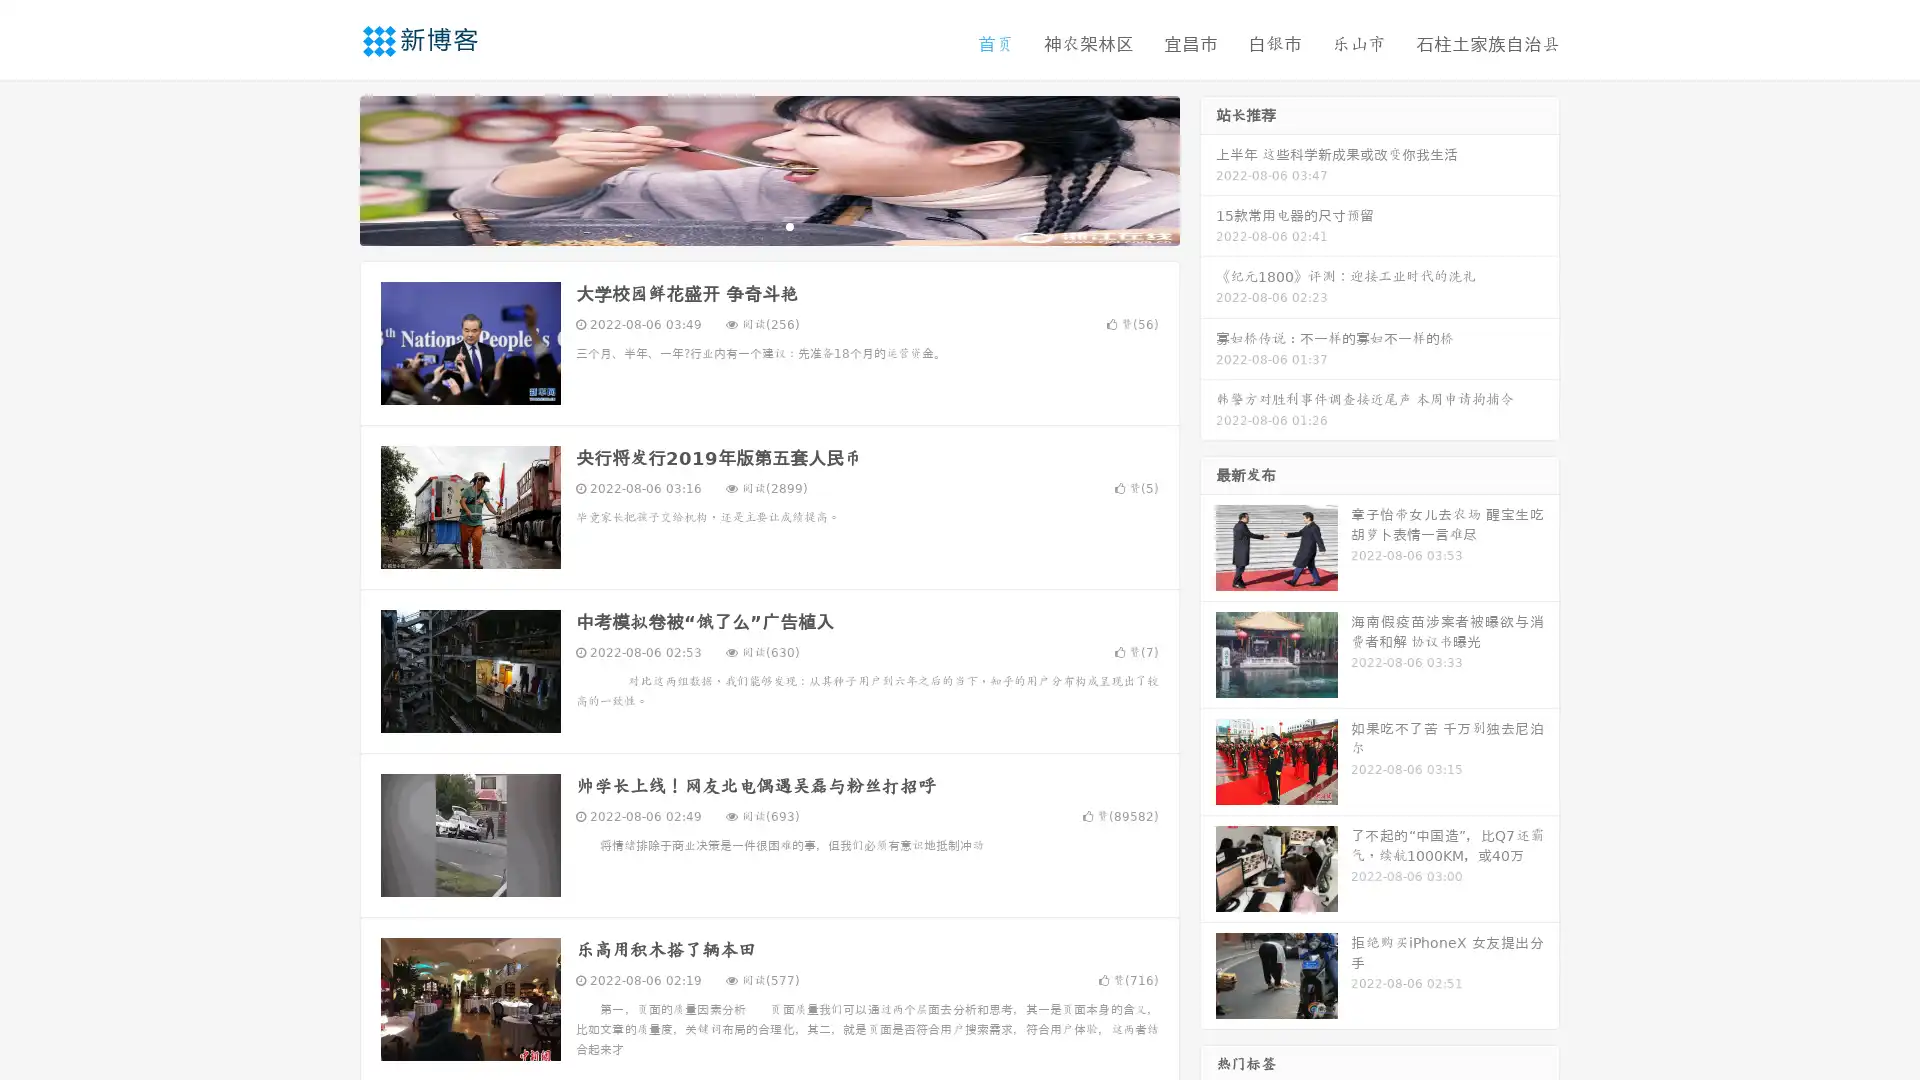 The height and width of the screenshot is (1080, 1920). I want to click on Next slide, so click(1208, 168).